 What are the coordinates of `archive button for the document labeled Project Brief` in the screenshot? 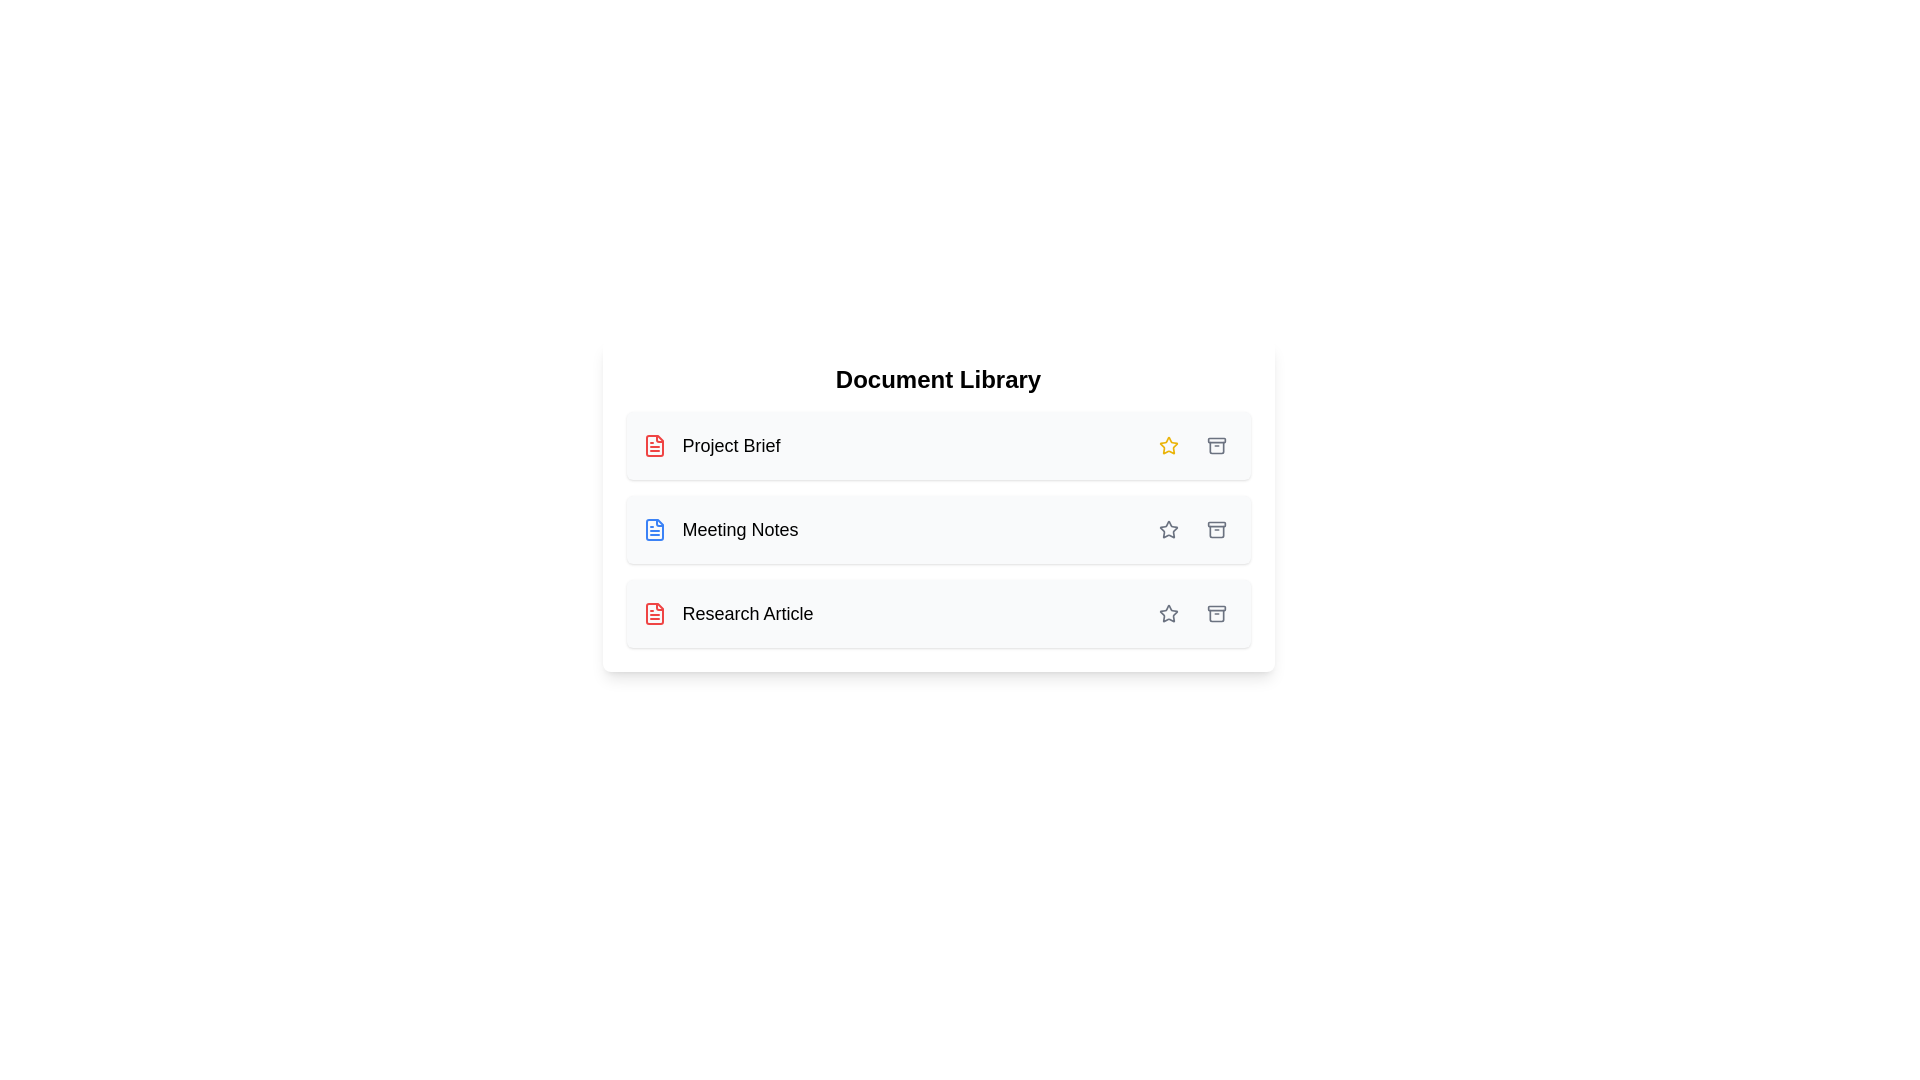 It's located at (1215, 445).